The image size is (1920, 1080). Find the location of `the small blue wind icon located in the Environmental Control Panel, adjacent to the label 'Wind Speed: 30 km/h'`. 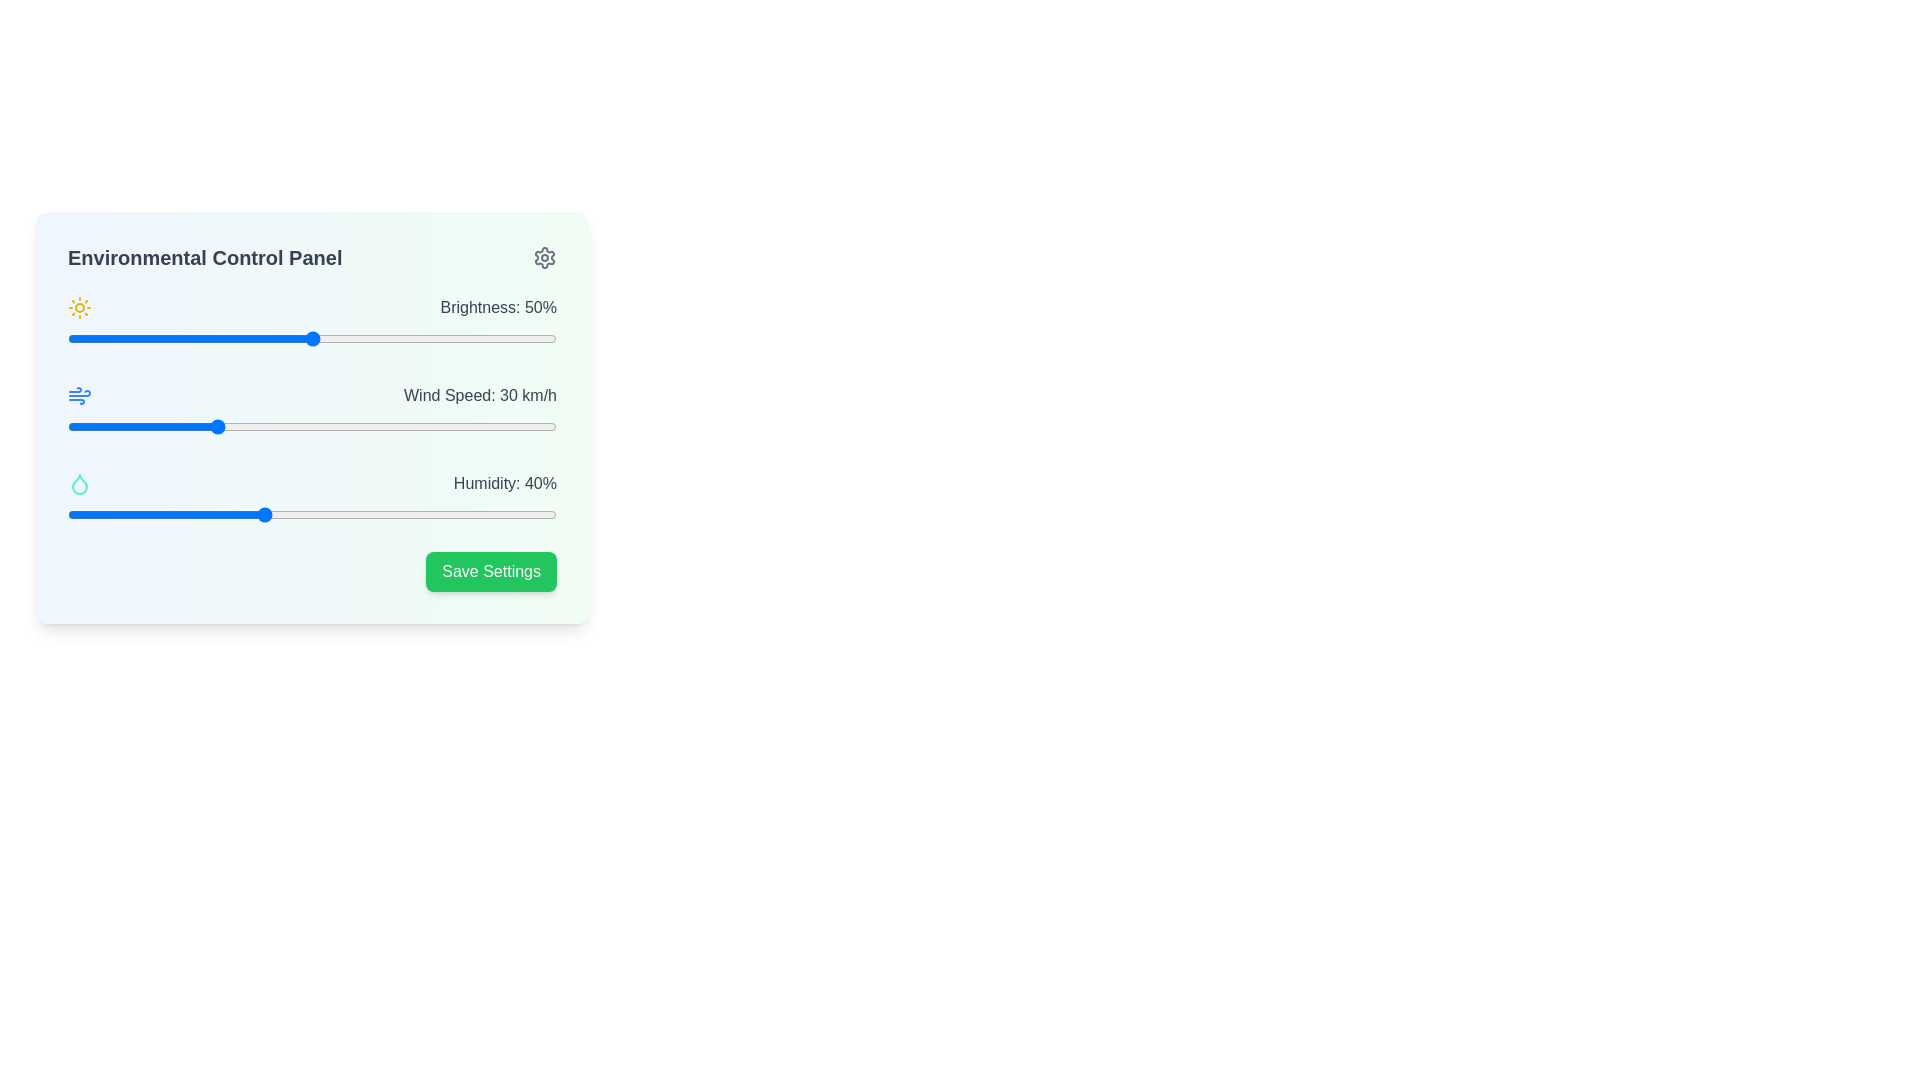

the small blue wind icon located in the Environmental Control Panel, adjacent to the label 'Wind Speed: 30 km/h' is located at coordinates (80, 396).